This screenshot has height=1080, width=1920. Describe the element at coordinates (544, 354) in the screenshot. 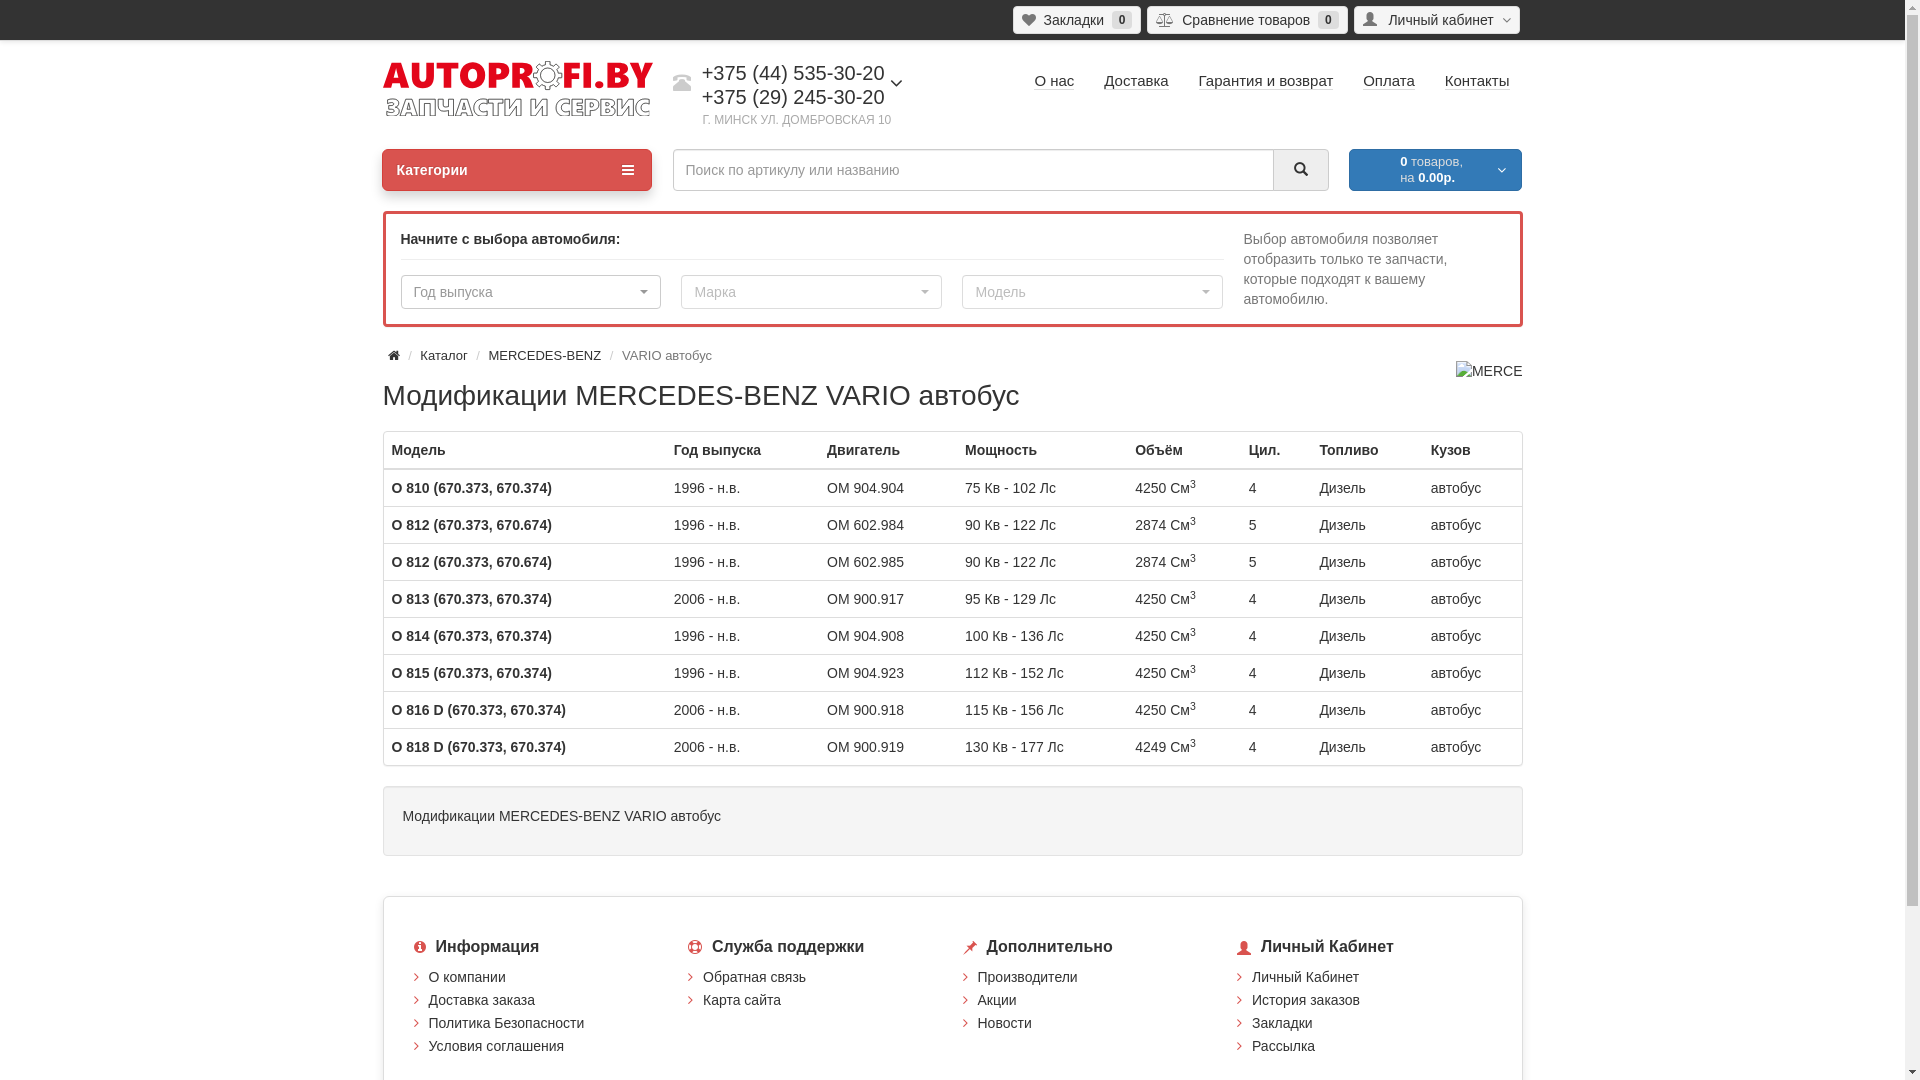

I see `'MERCEDES-BENZ'` at that location.